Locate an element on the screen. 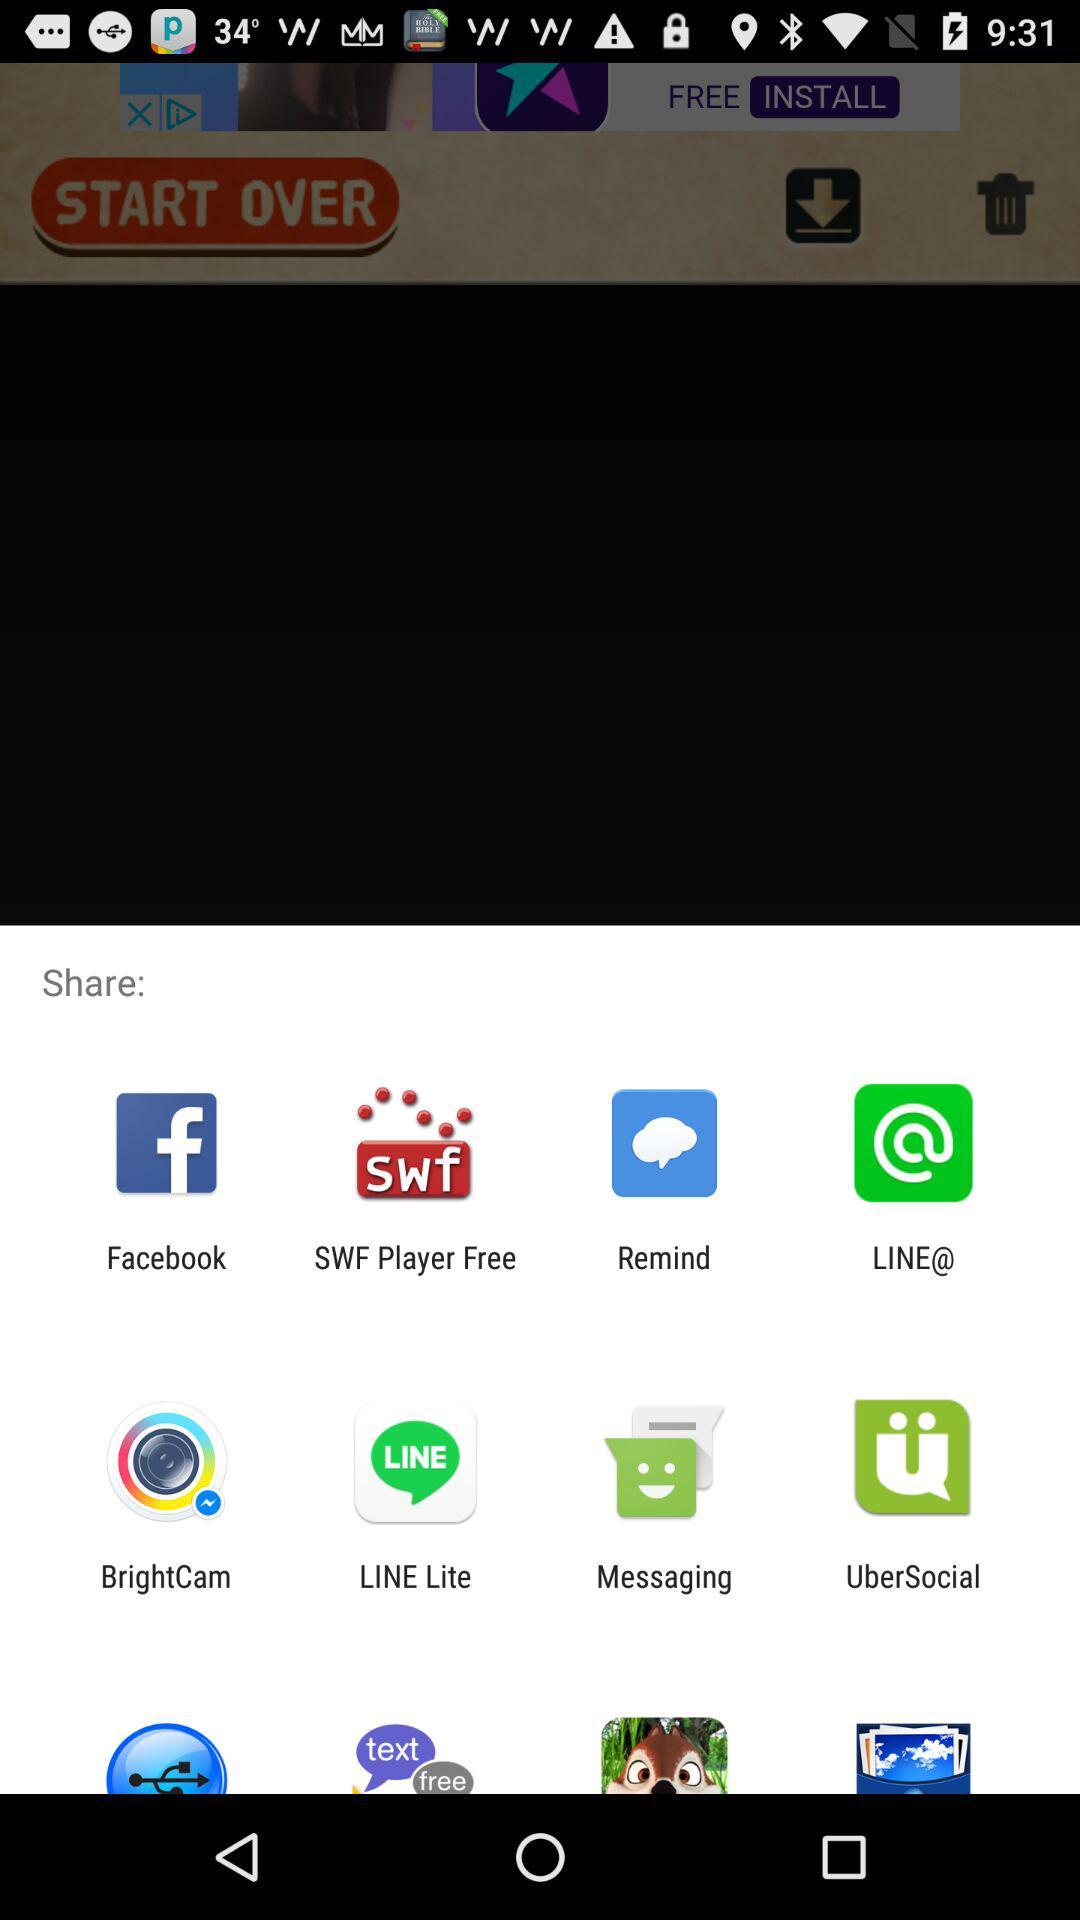  icon to the left of the line lite app is located at coordinates (165, 1592).